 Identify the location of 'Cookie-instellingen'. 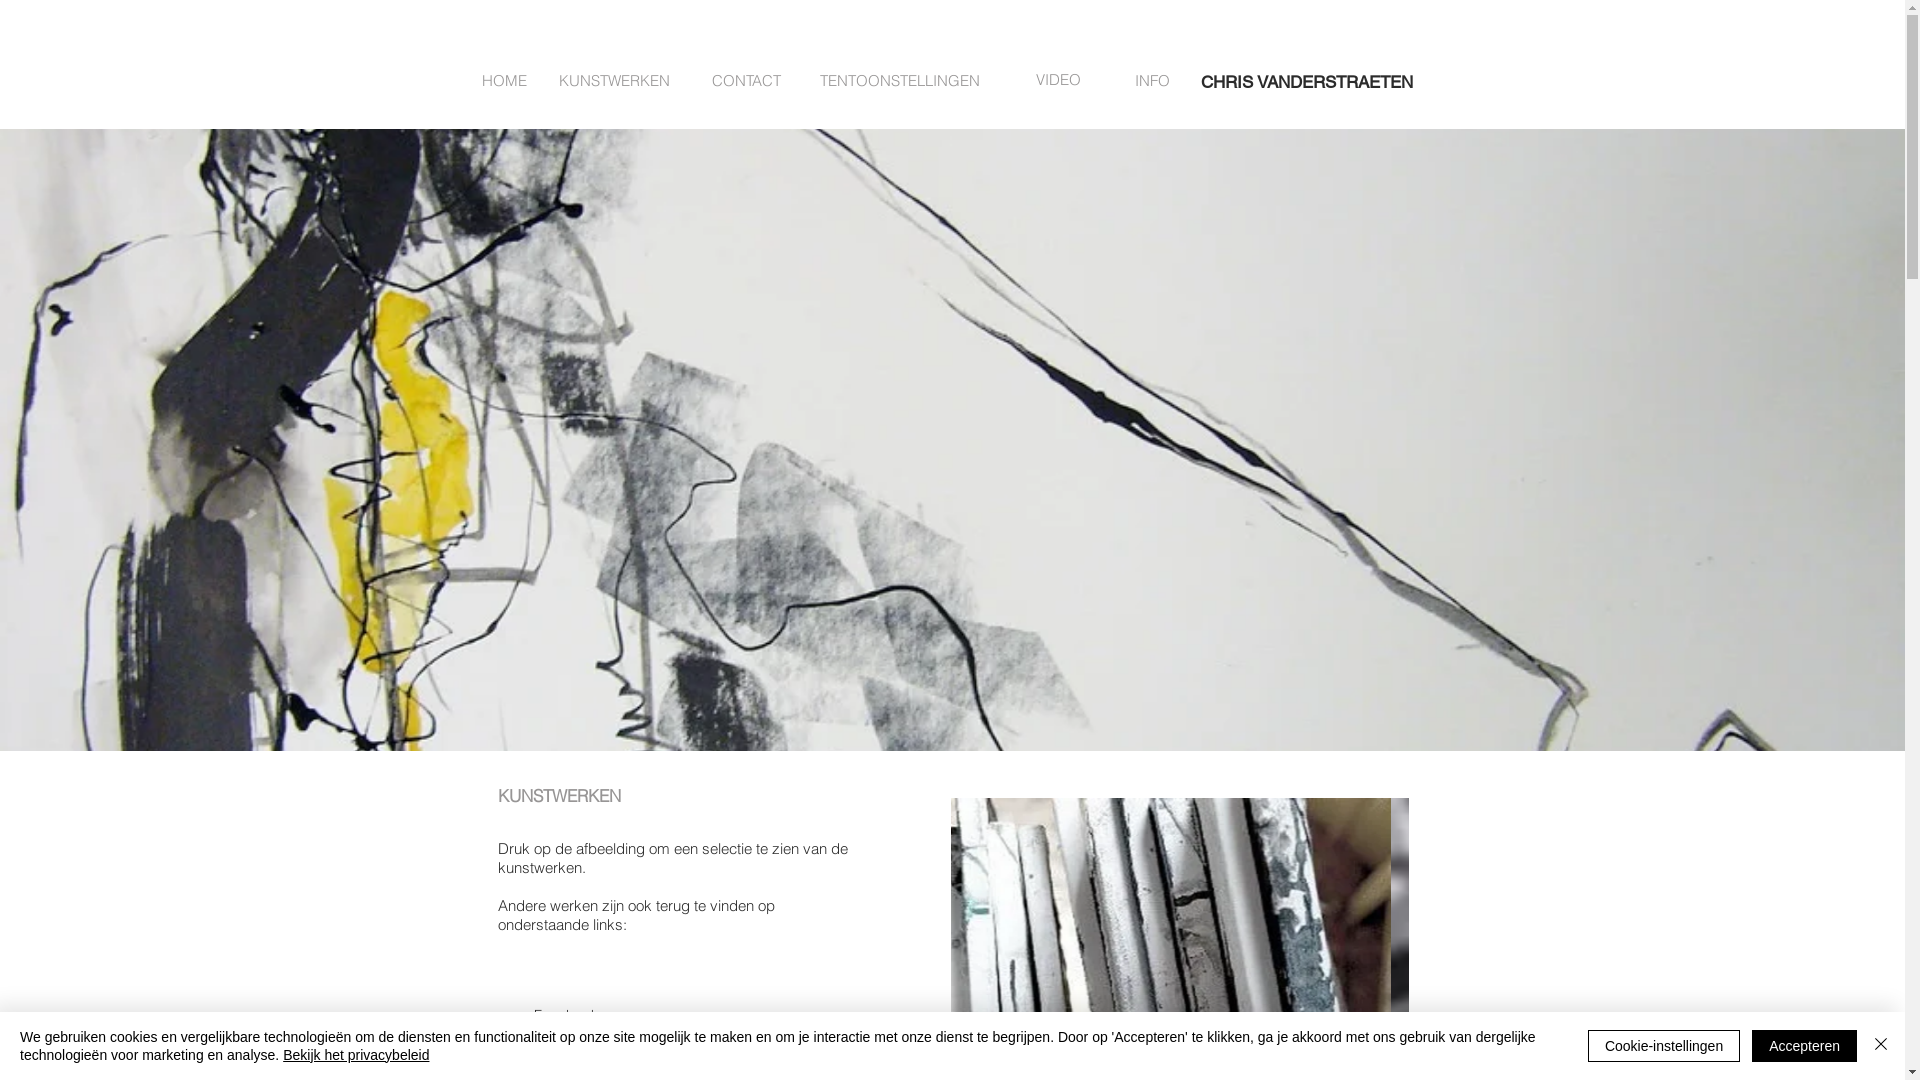
(1664, 1044).